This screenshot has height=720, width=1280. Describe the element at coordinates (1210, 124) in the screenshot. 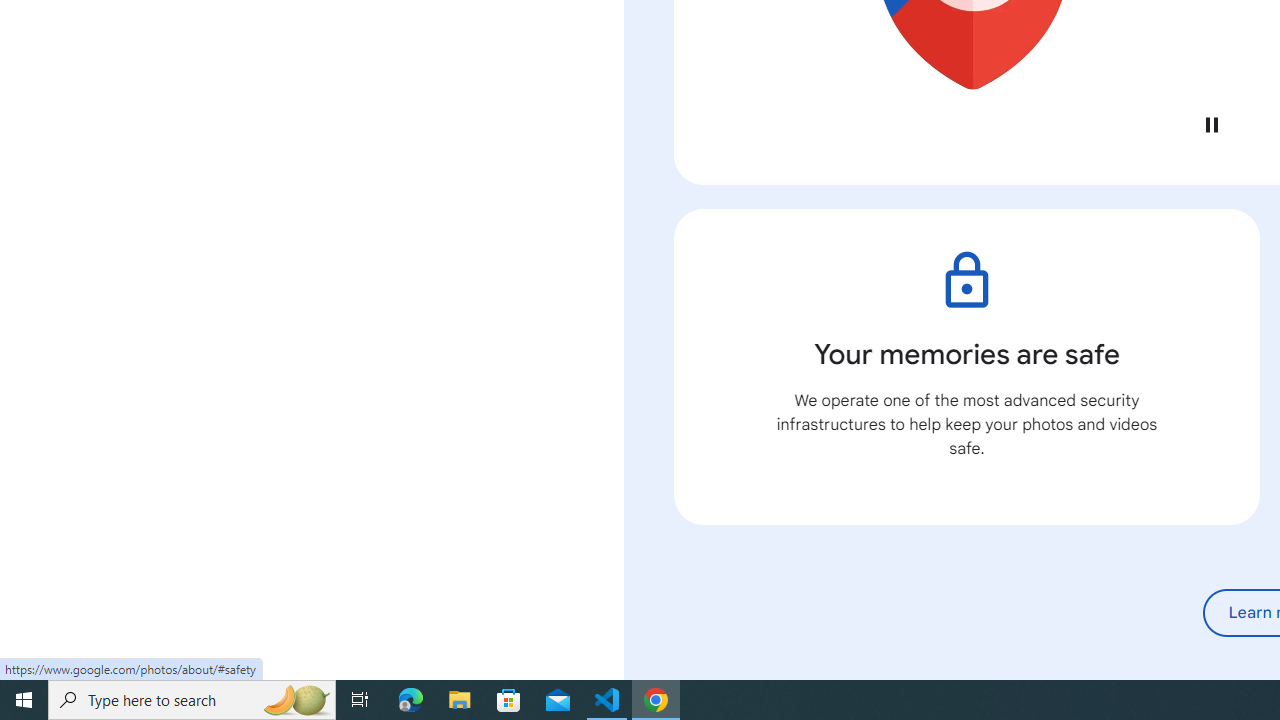

I see `'Play video'` at that location.